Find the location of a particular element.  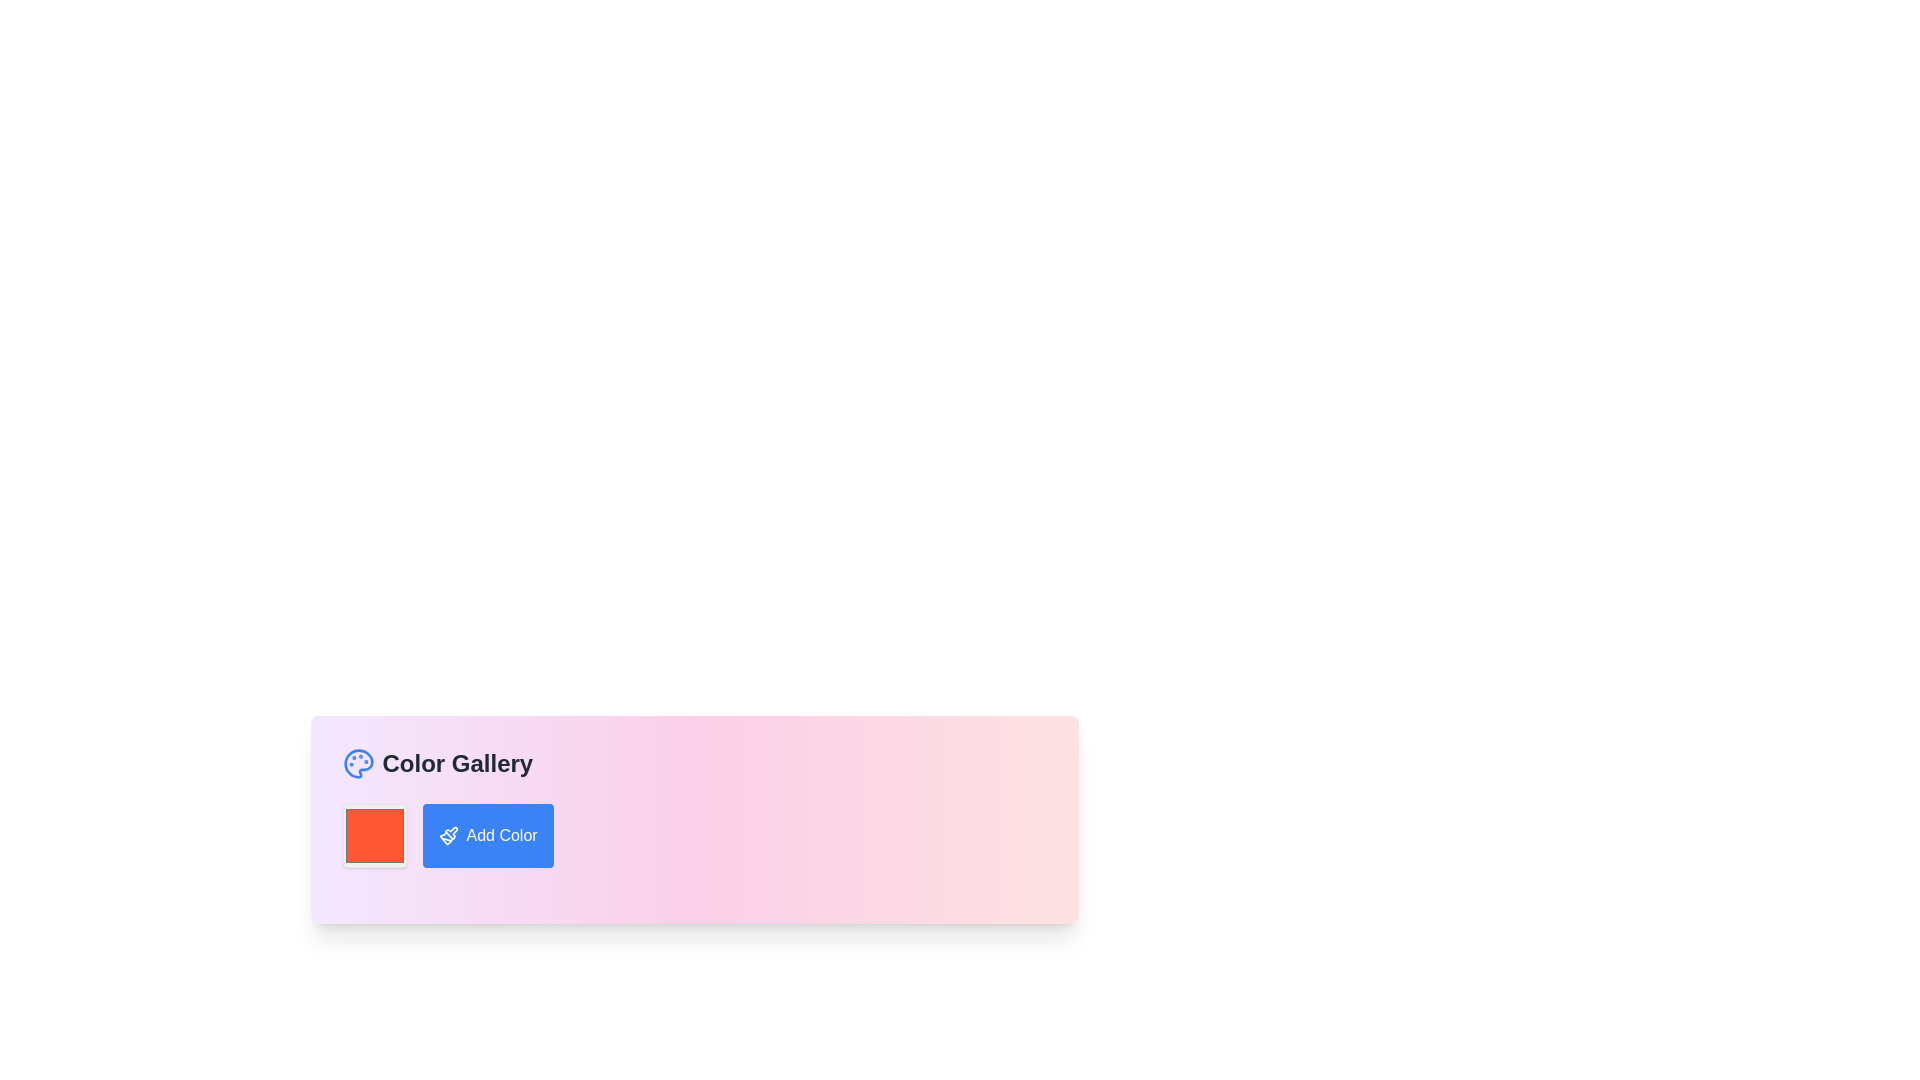

the blue button labeled 'Add Color' that contains a minimalistic blue paintbrush icon located towards the center-right of the 'Color Gallery' section is located at coordinates (447, 836).